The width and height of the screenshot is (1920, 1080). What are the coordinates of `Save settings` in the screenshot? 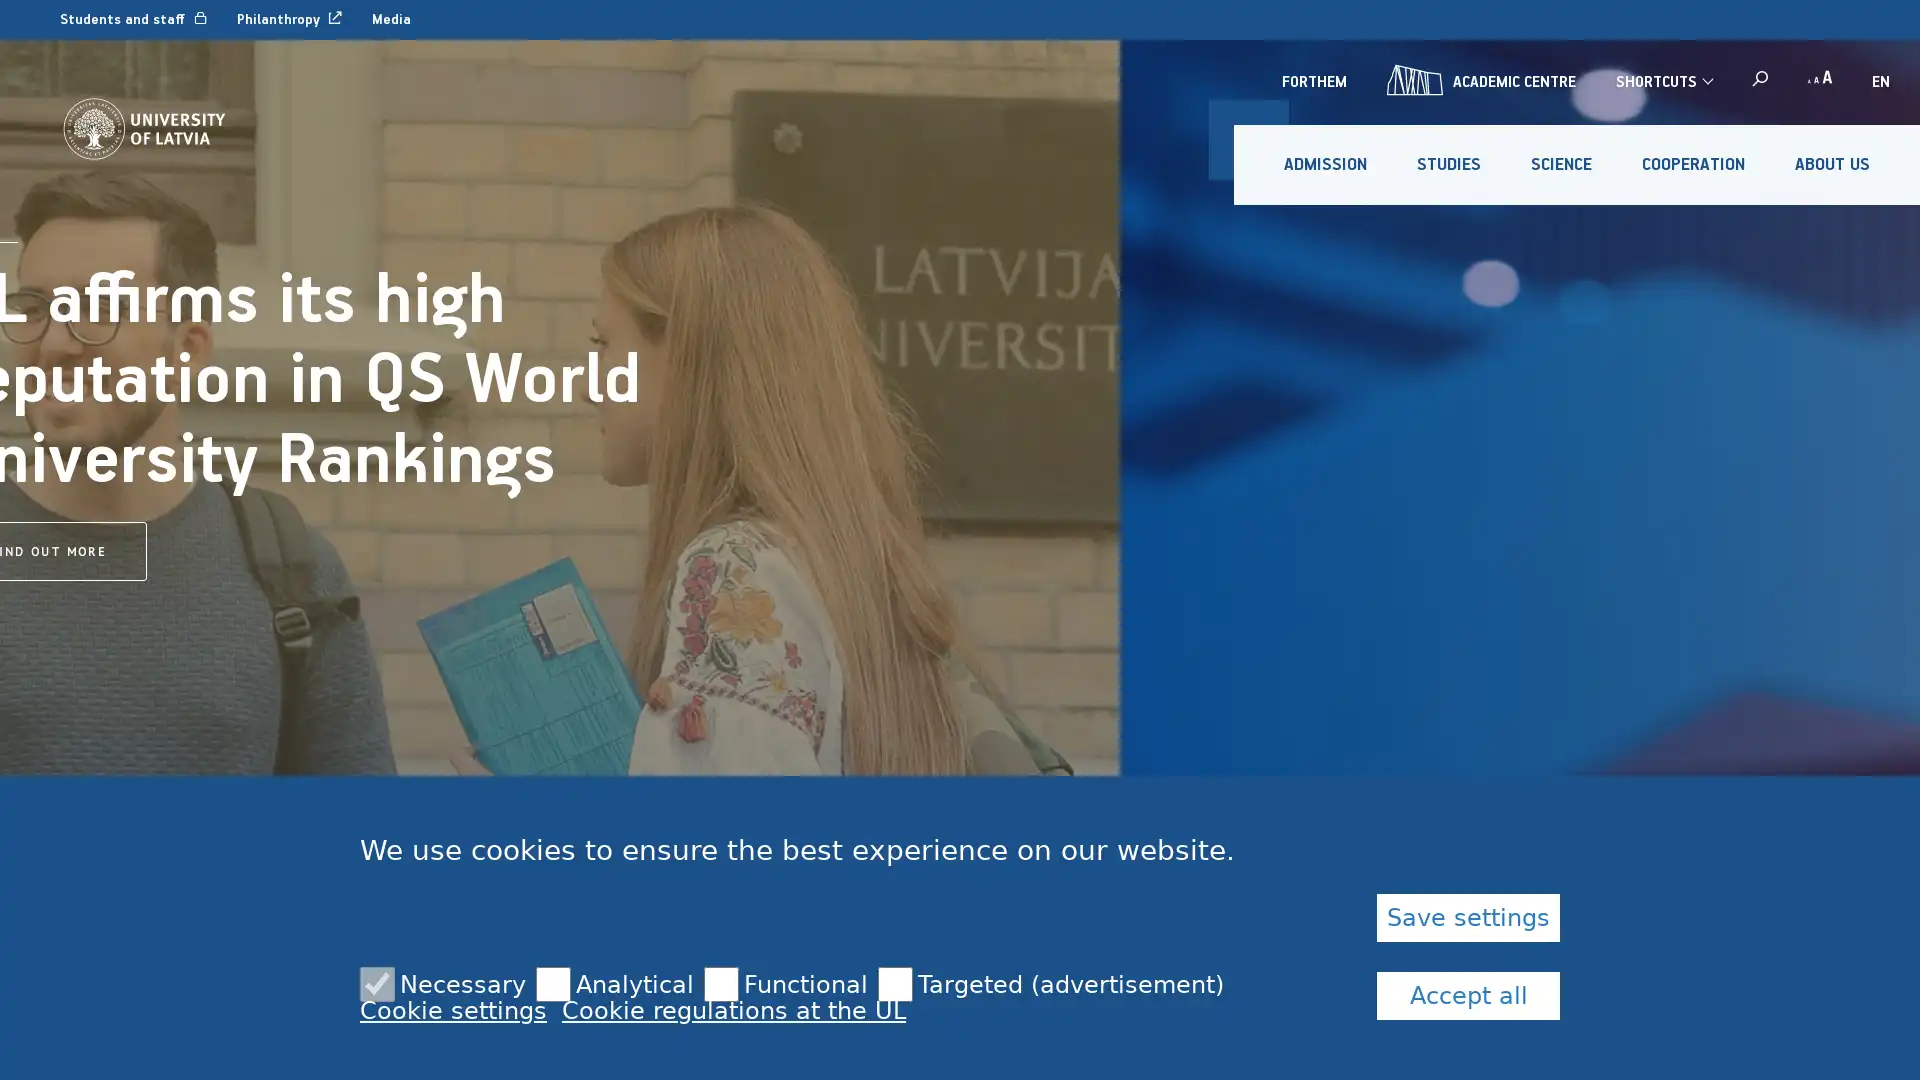 It's located at (1468, 918).